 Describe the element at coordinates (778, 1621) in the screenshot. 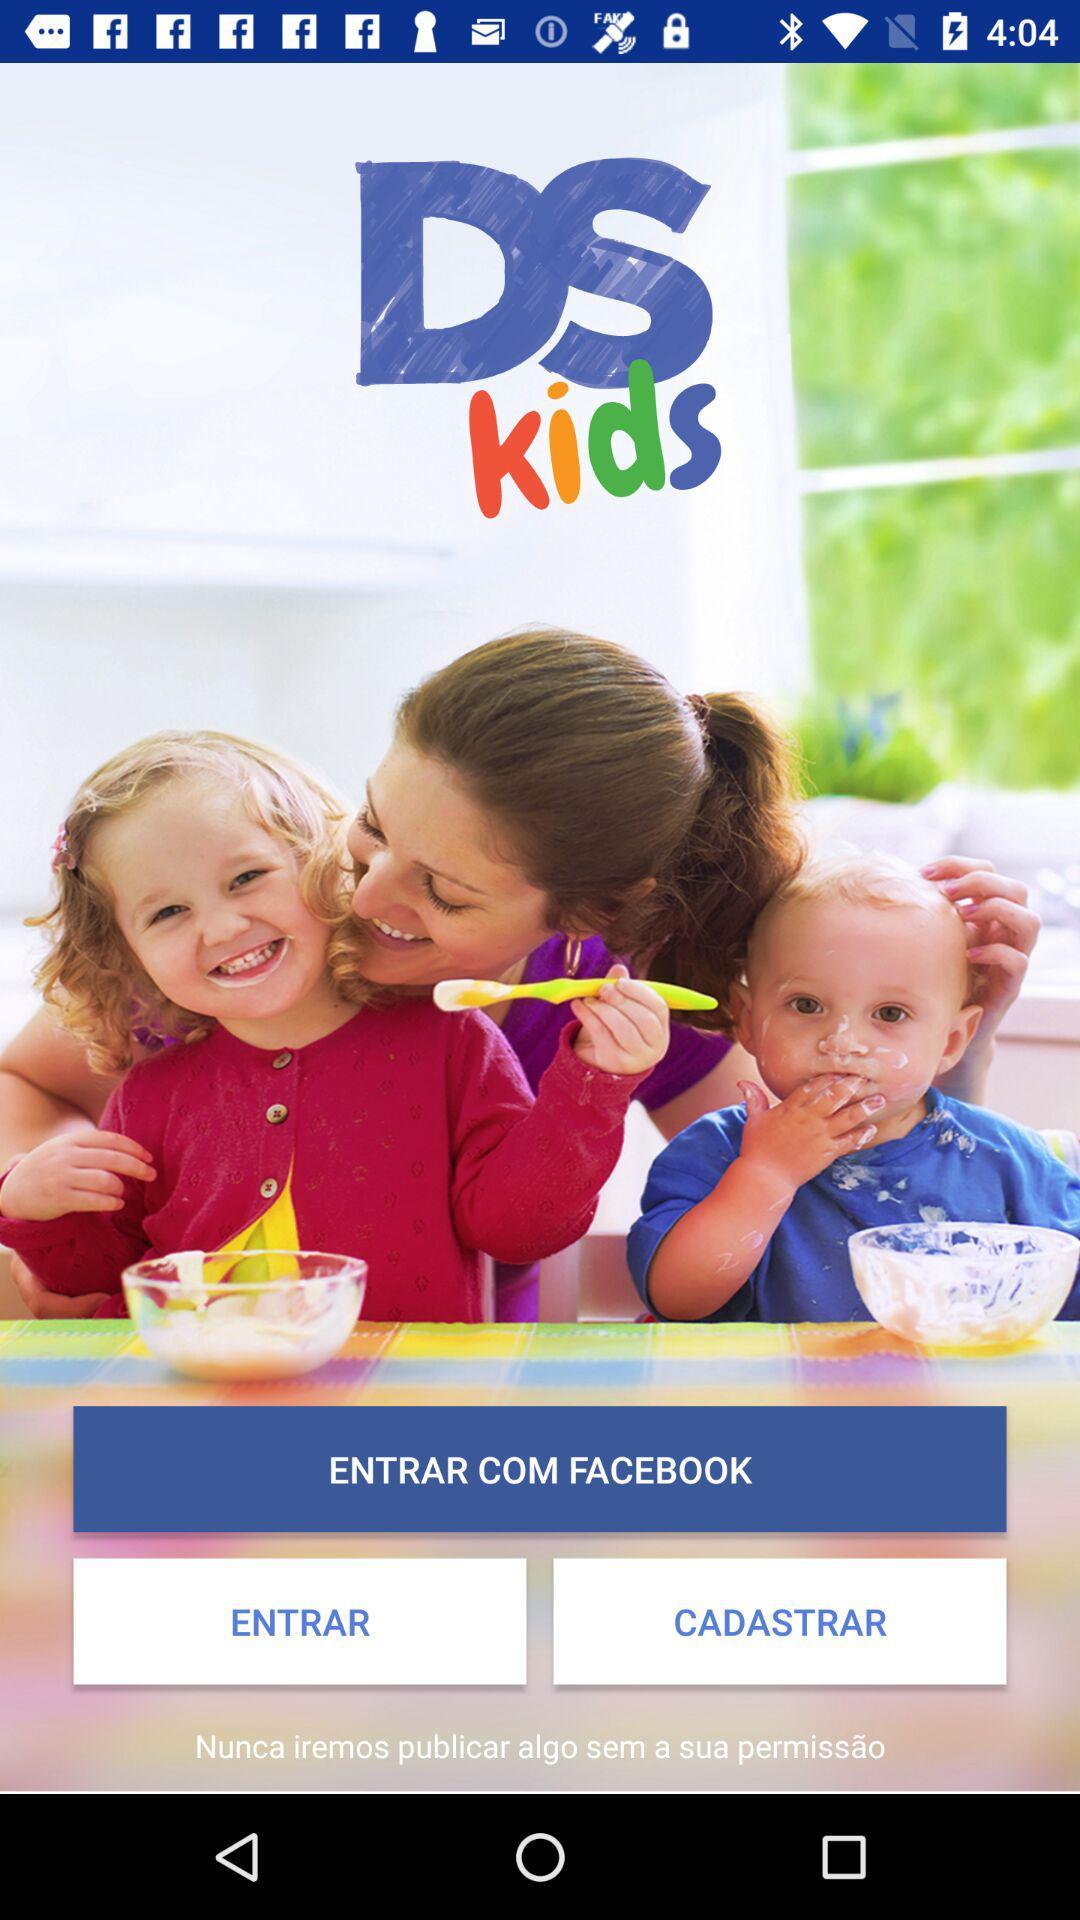

I see `item at the bottom right corner` at that location.